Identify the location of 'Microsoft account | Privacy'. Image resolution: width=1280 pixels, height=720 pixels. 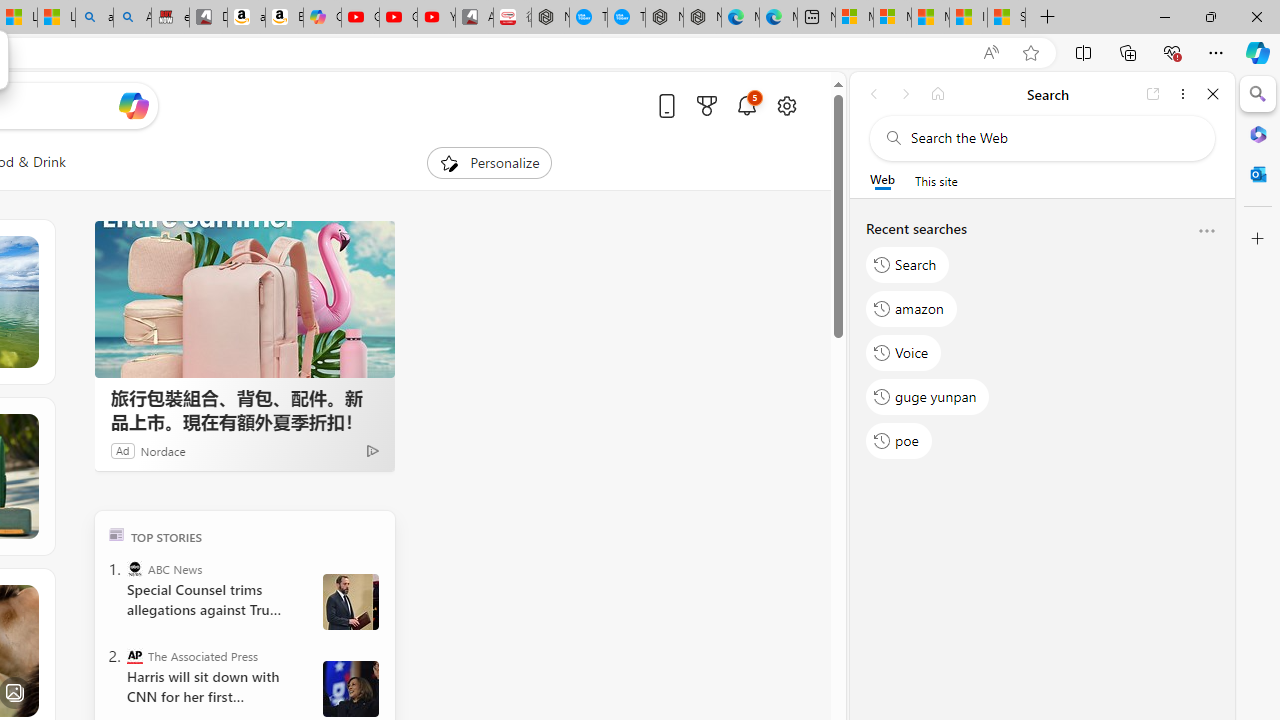
(891, 17).